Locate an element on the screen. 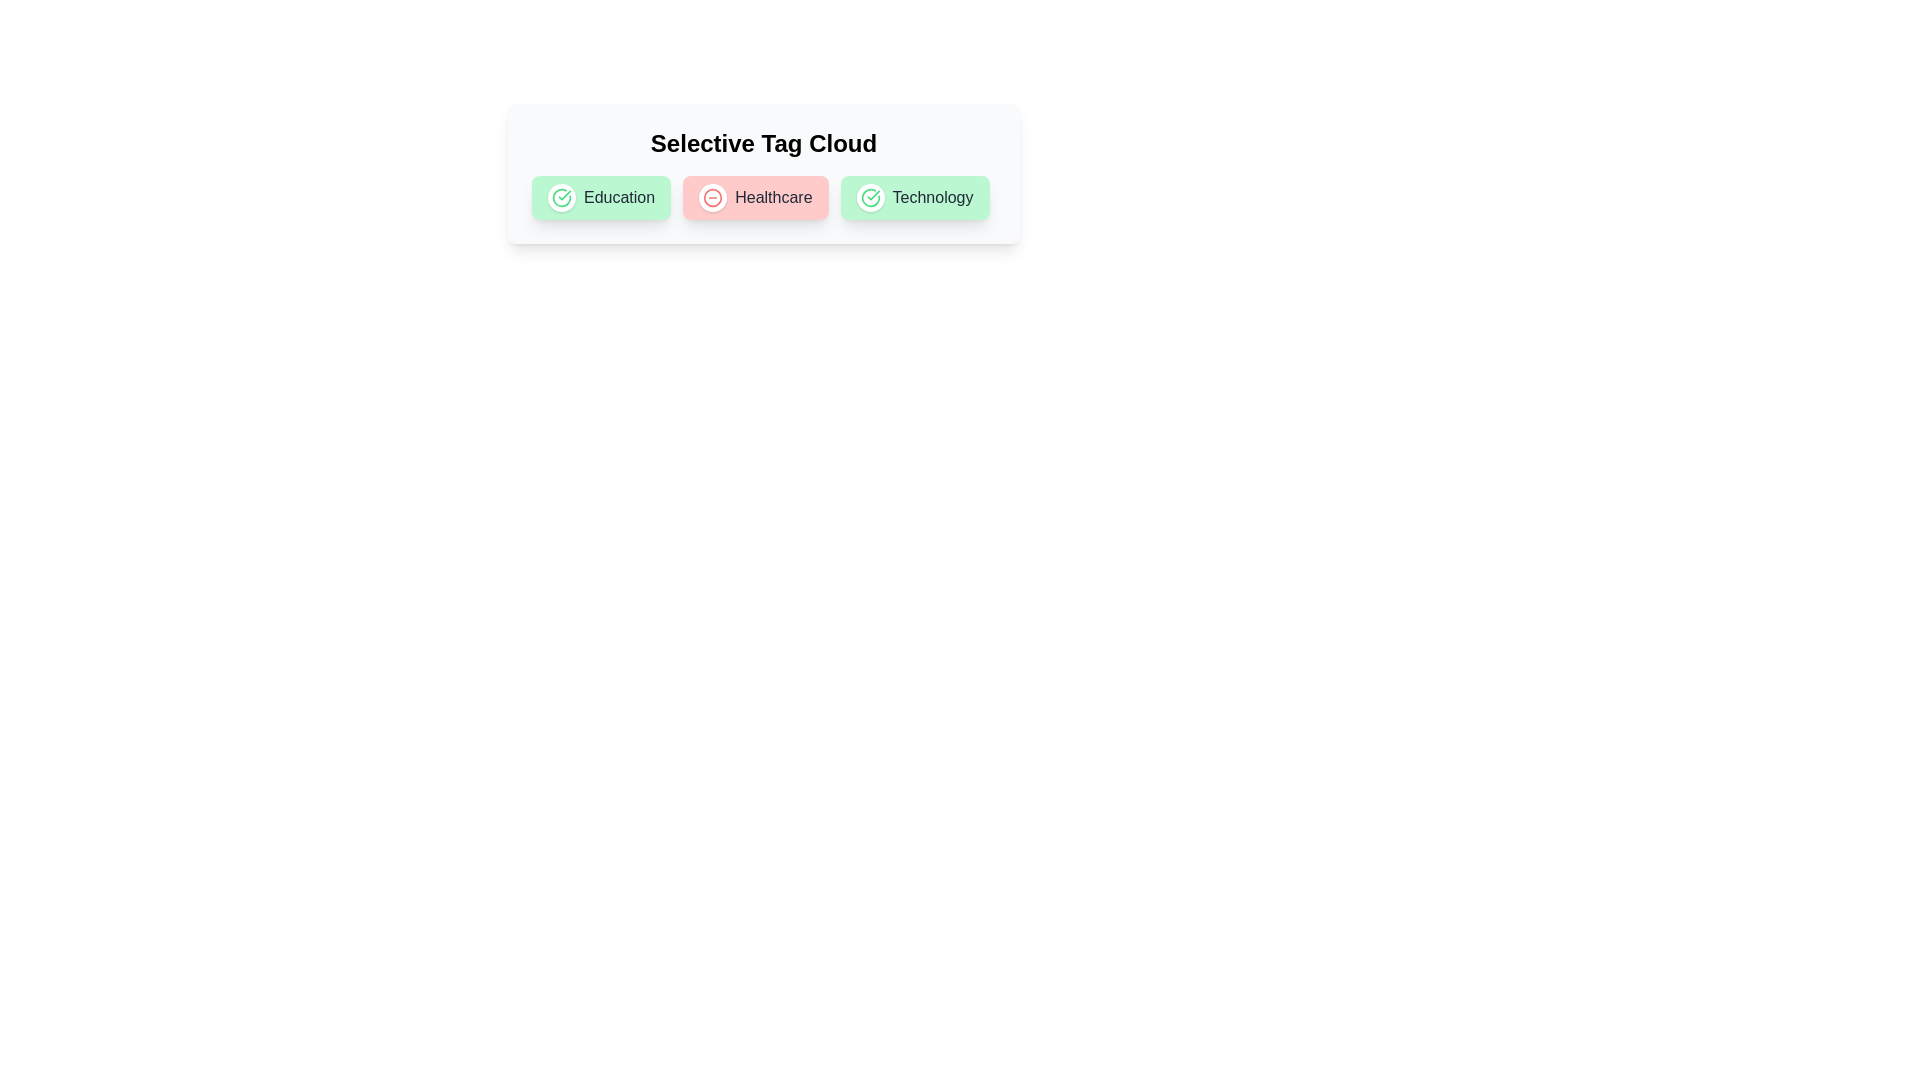  the tag labeled Education is located at coordinates (560, 197).